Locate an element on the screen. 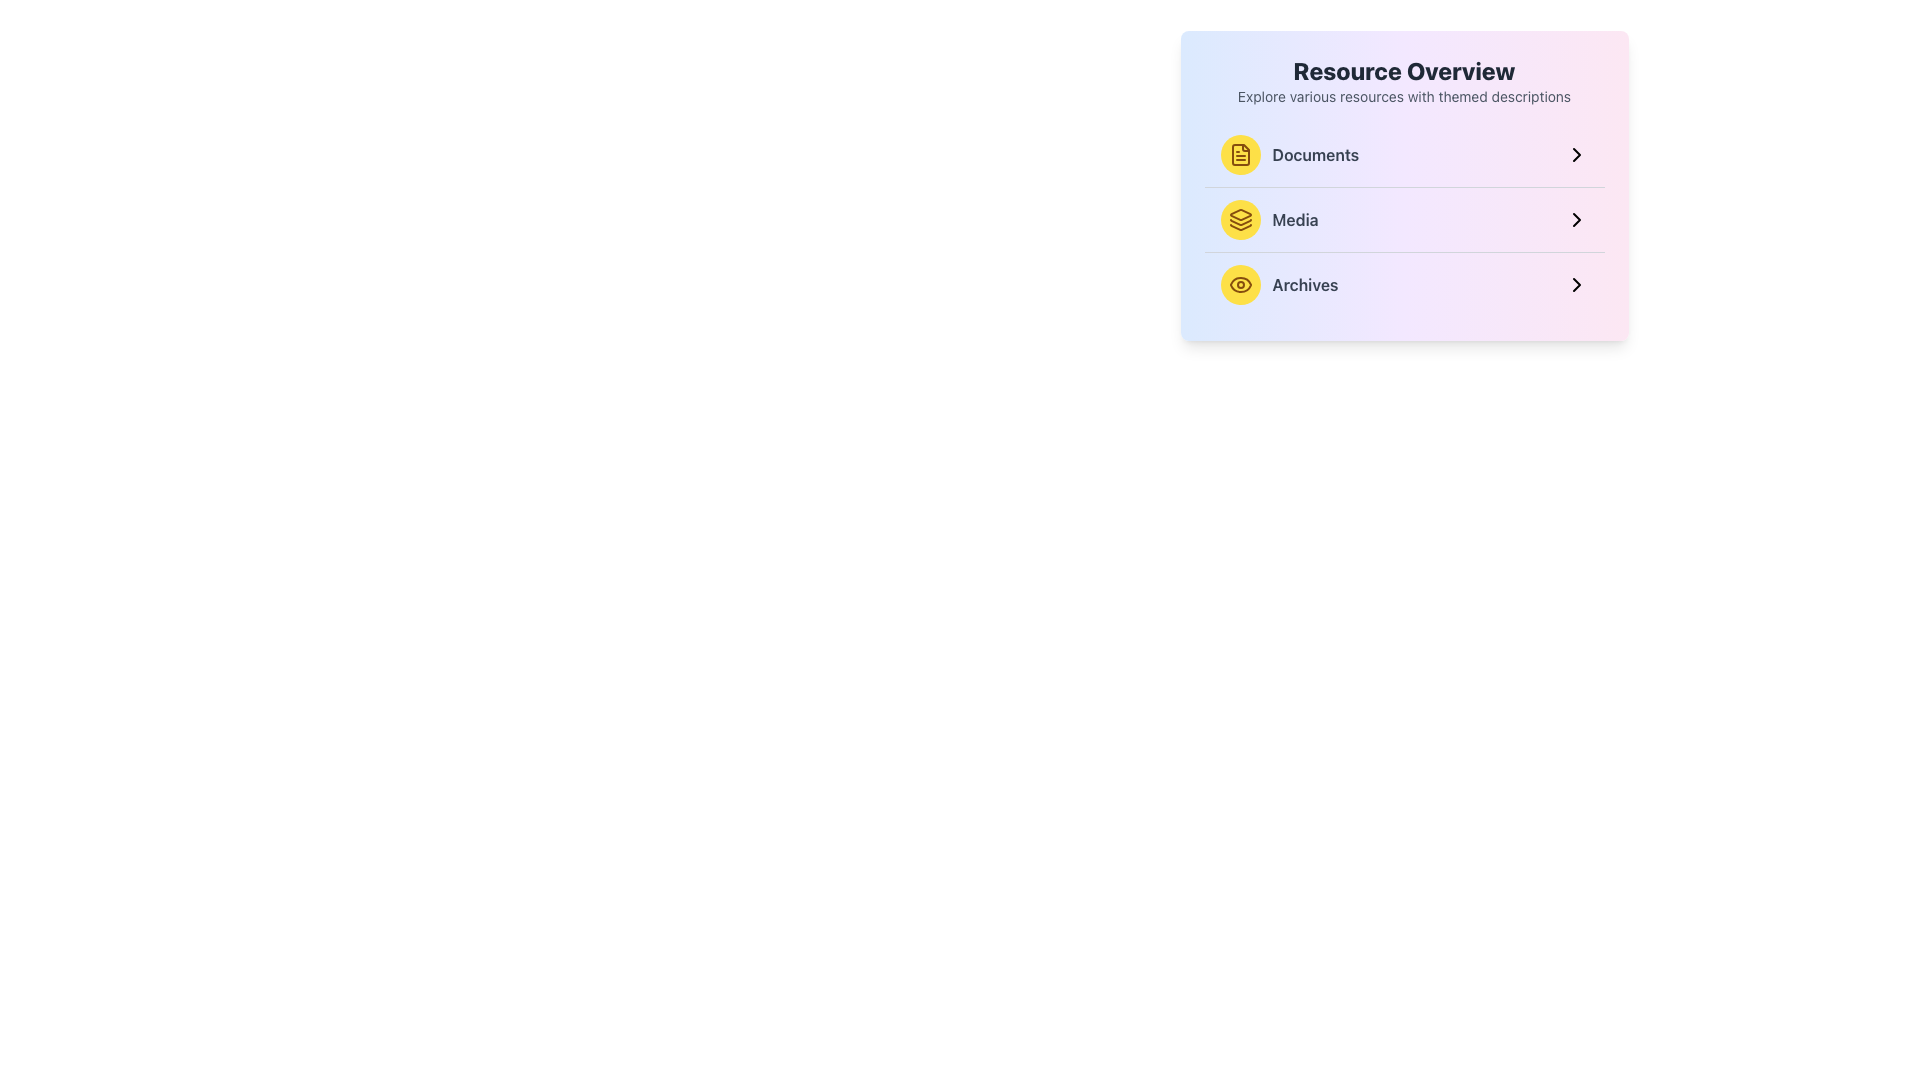 Image resolution: width=1920 pixels, height=1080 pixels. the circular yellow icon with an eye symbol, located next to the 'Archives' text in the list of items is located at coordinates (1239, 285).